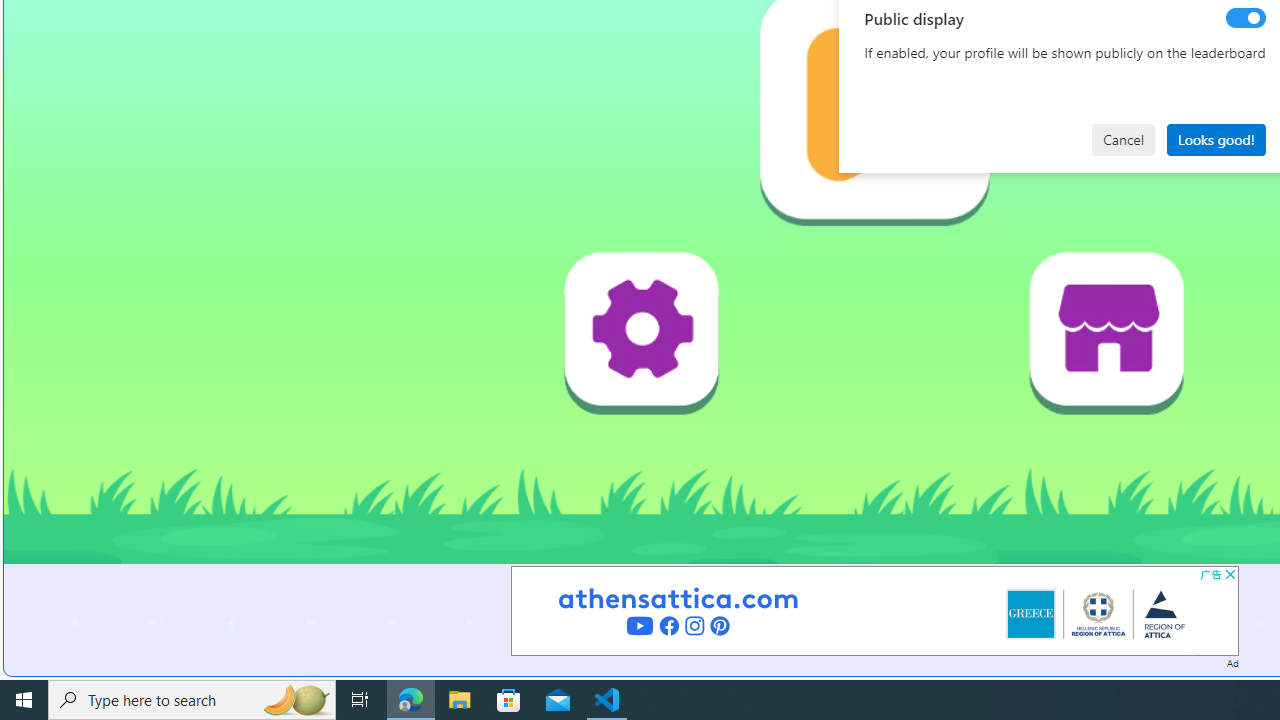 The width and height of the screenshot is (1280, 720). What do you see at coordinates (874, 609) in the screenshot?
I see `'Advertisement'` at bounding box center [874, 609].